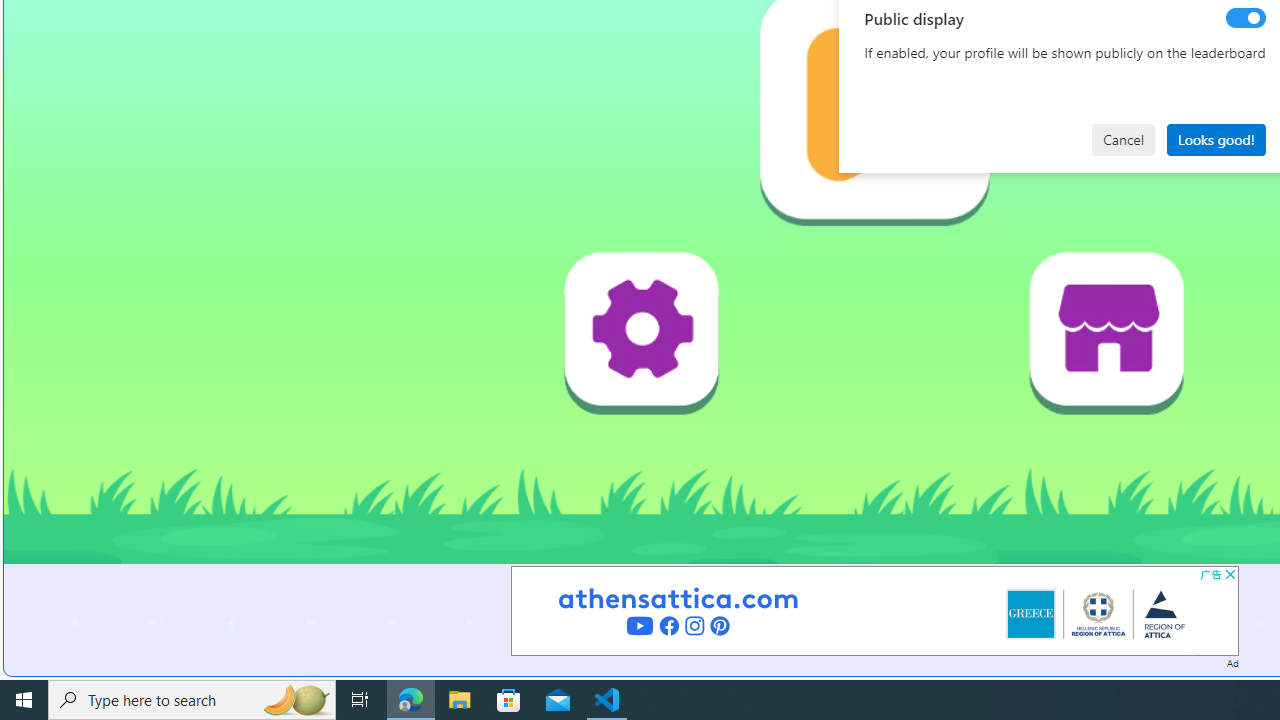 The width and height of the screenshot is (1280, 720). What do you see at coordinates (874, 609) in the screenshot?
I see `'Advertisement'` at bounding box center [874, 609].